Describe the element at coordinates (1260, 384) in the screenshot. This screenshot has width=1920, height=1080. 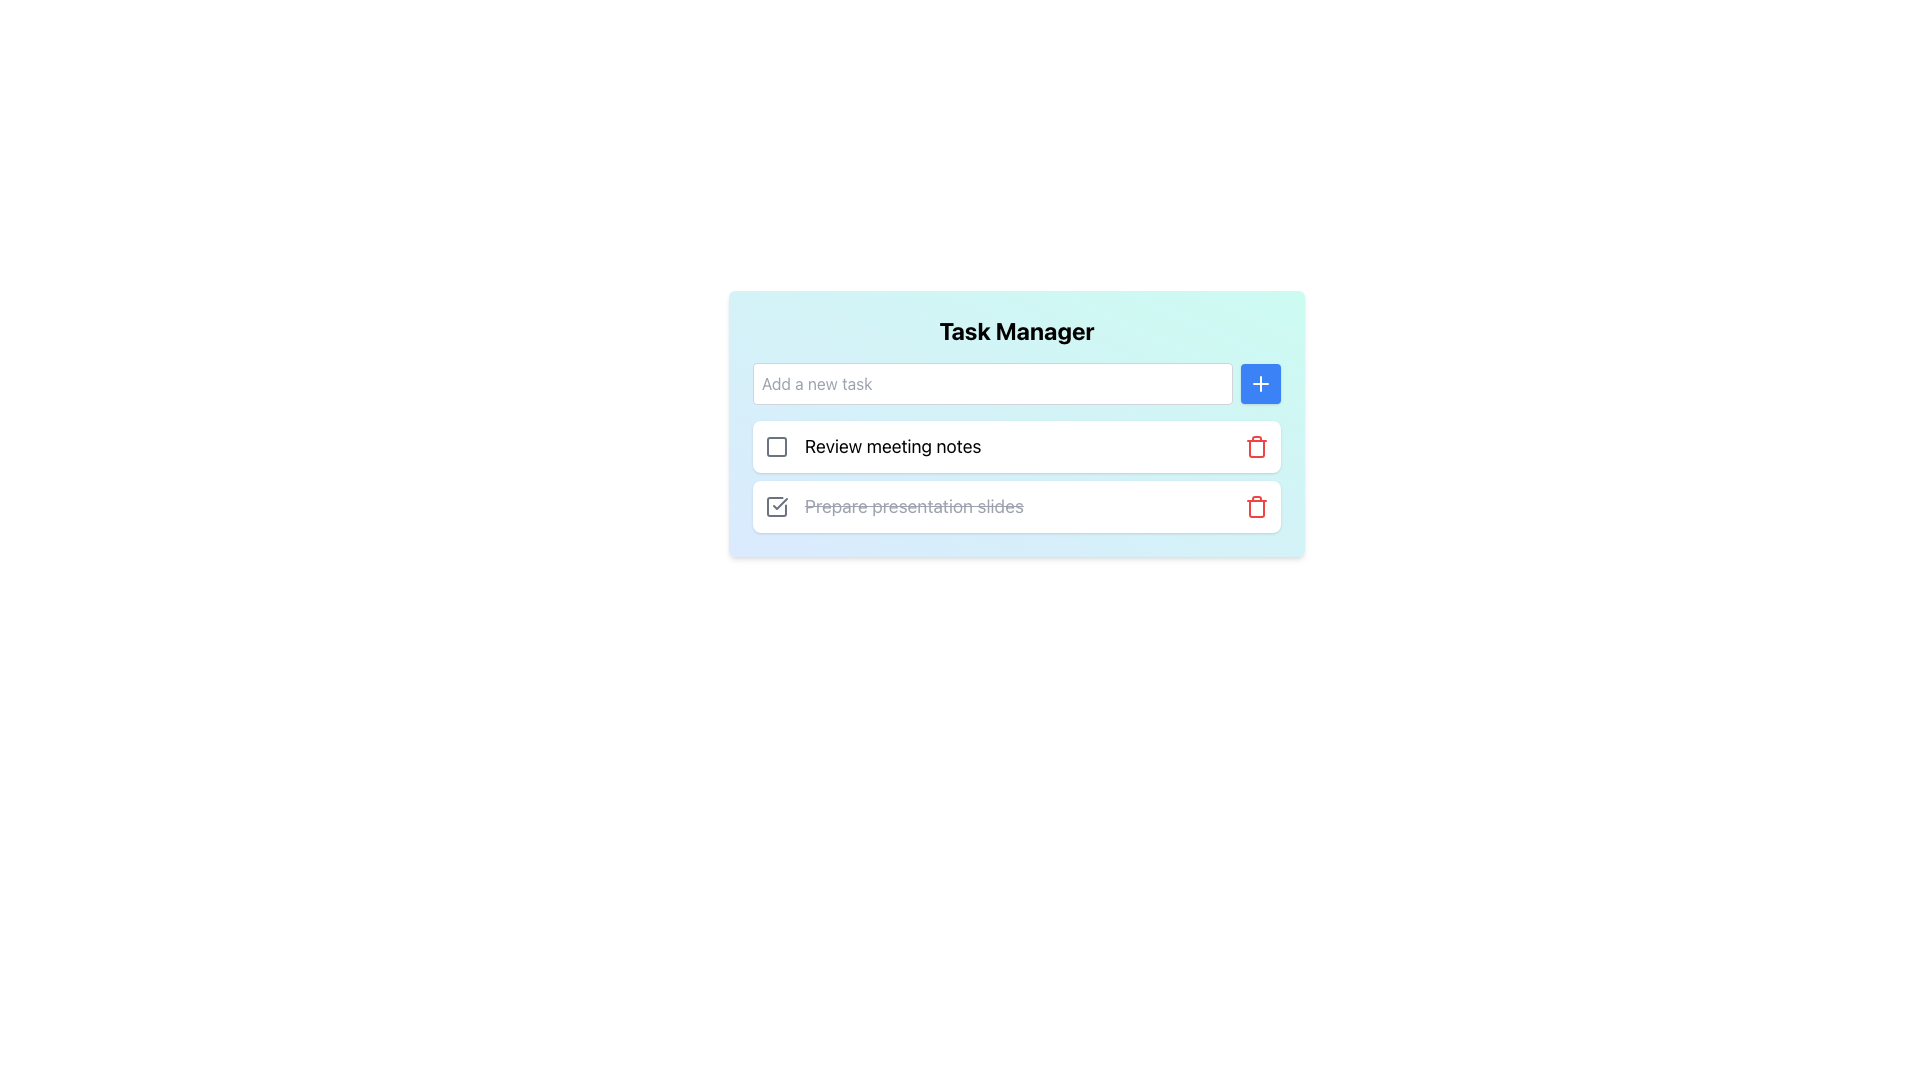
I see `the button located to the right of the 'Add a new task' input field` at that location.